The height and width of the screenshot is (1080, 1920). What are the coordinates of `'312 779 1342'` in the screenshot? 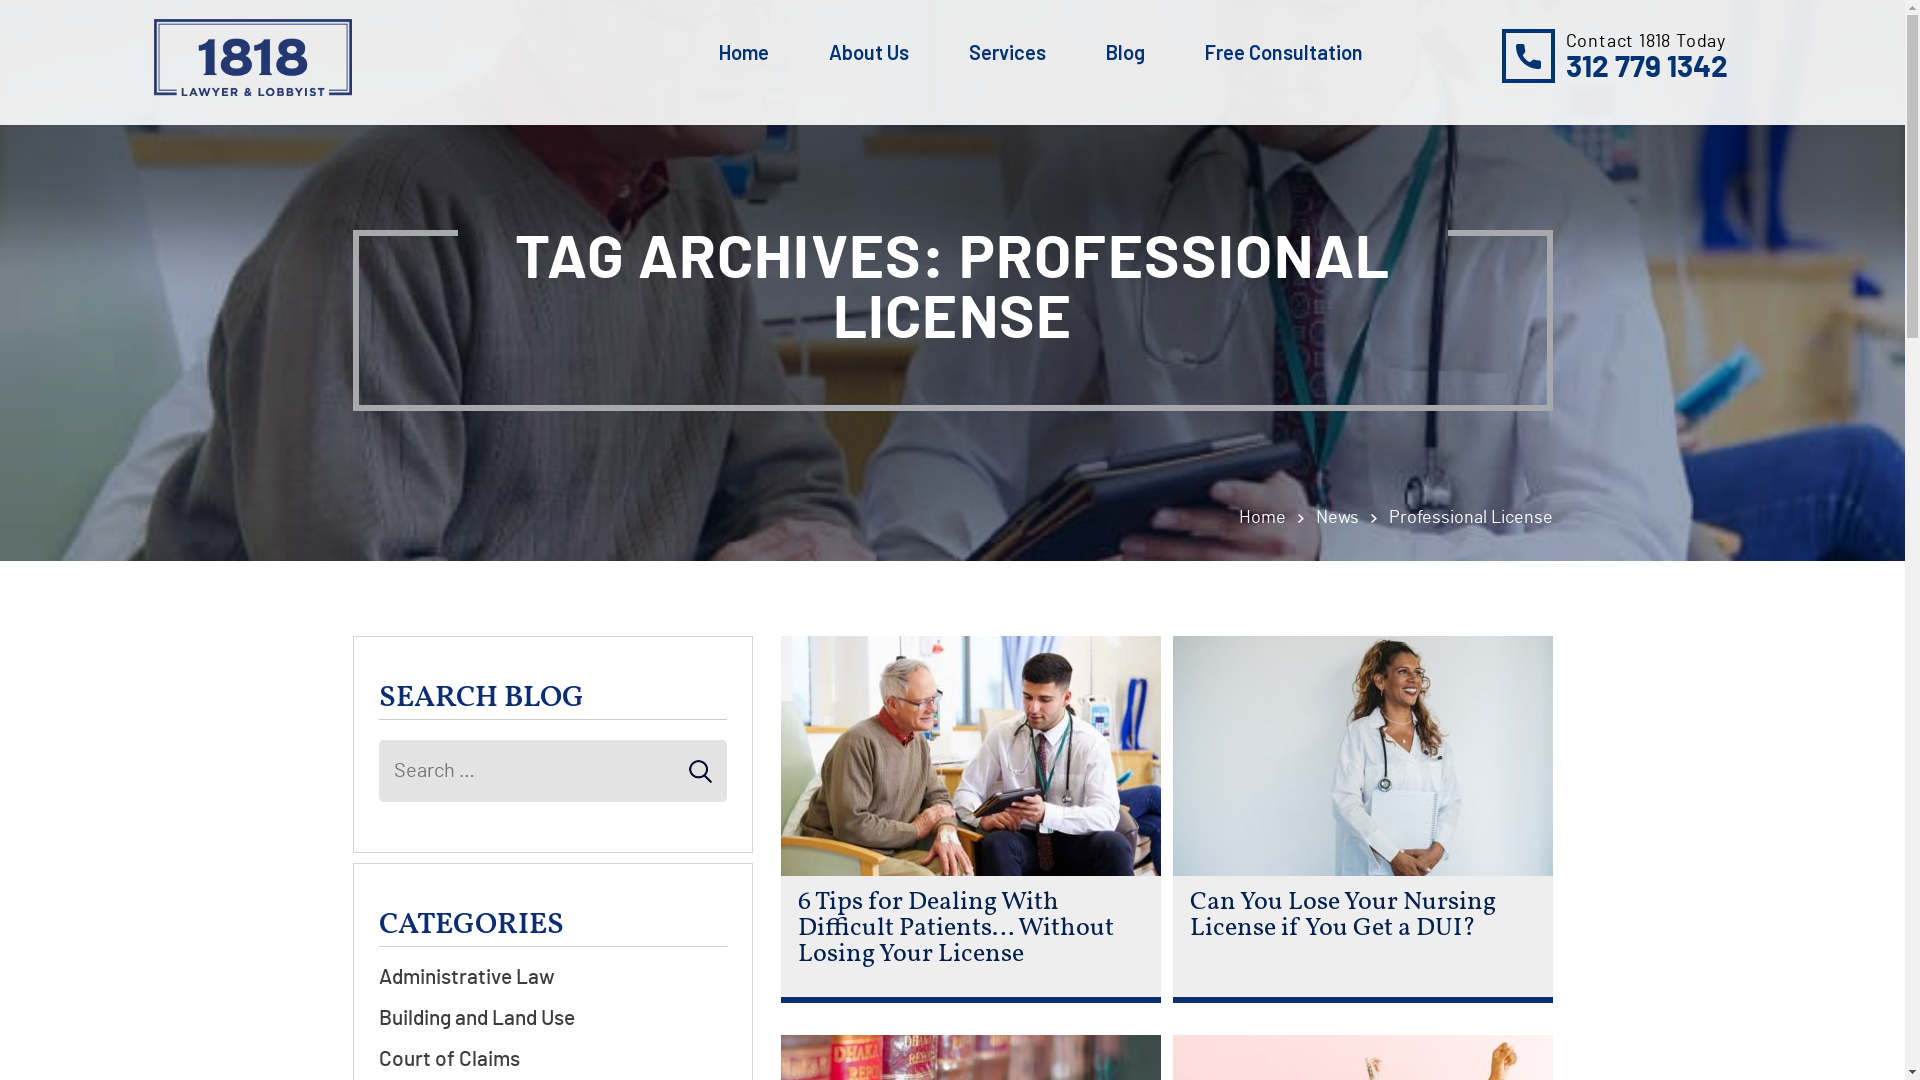 It's located at (1564, 67).